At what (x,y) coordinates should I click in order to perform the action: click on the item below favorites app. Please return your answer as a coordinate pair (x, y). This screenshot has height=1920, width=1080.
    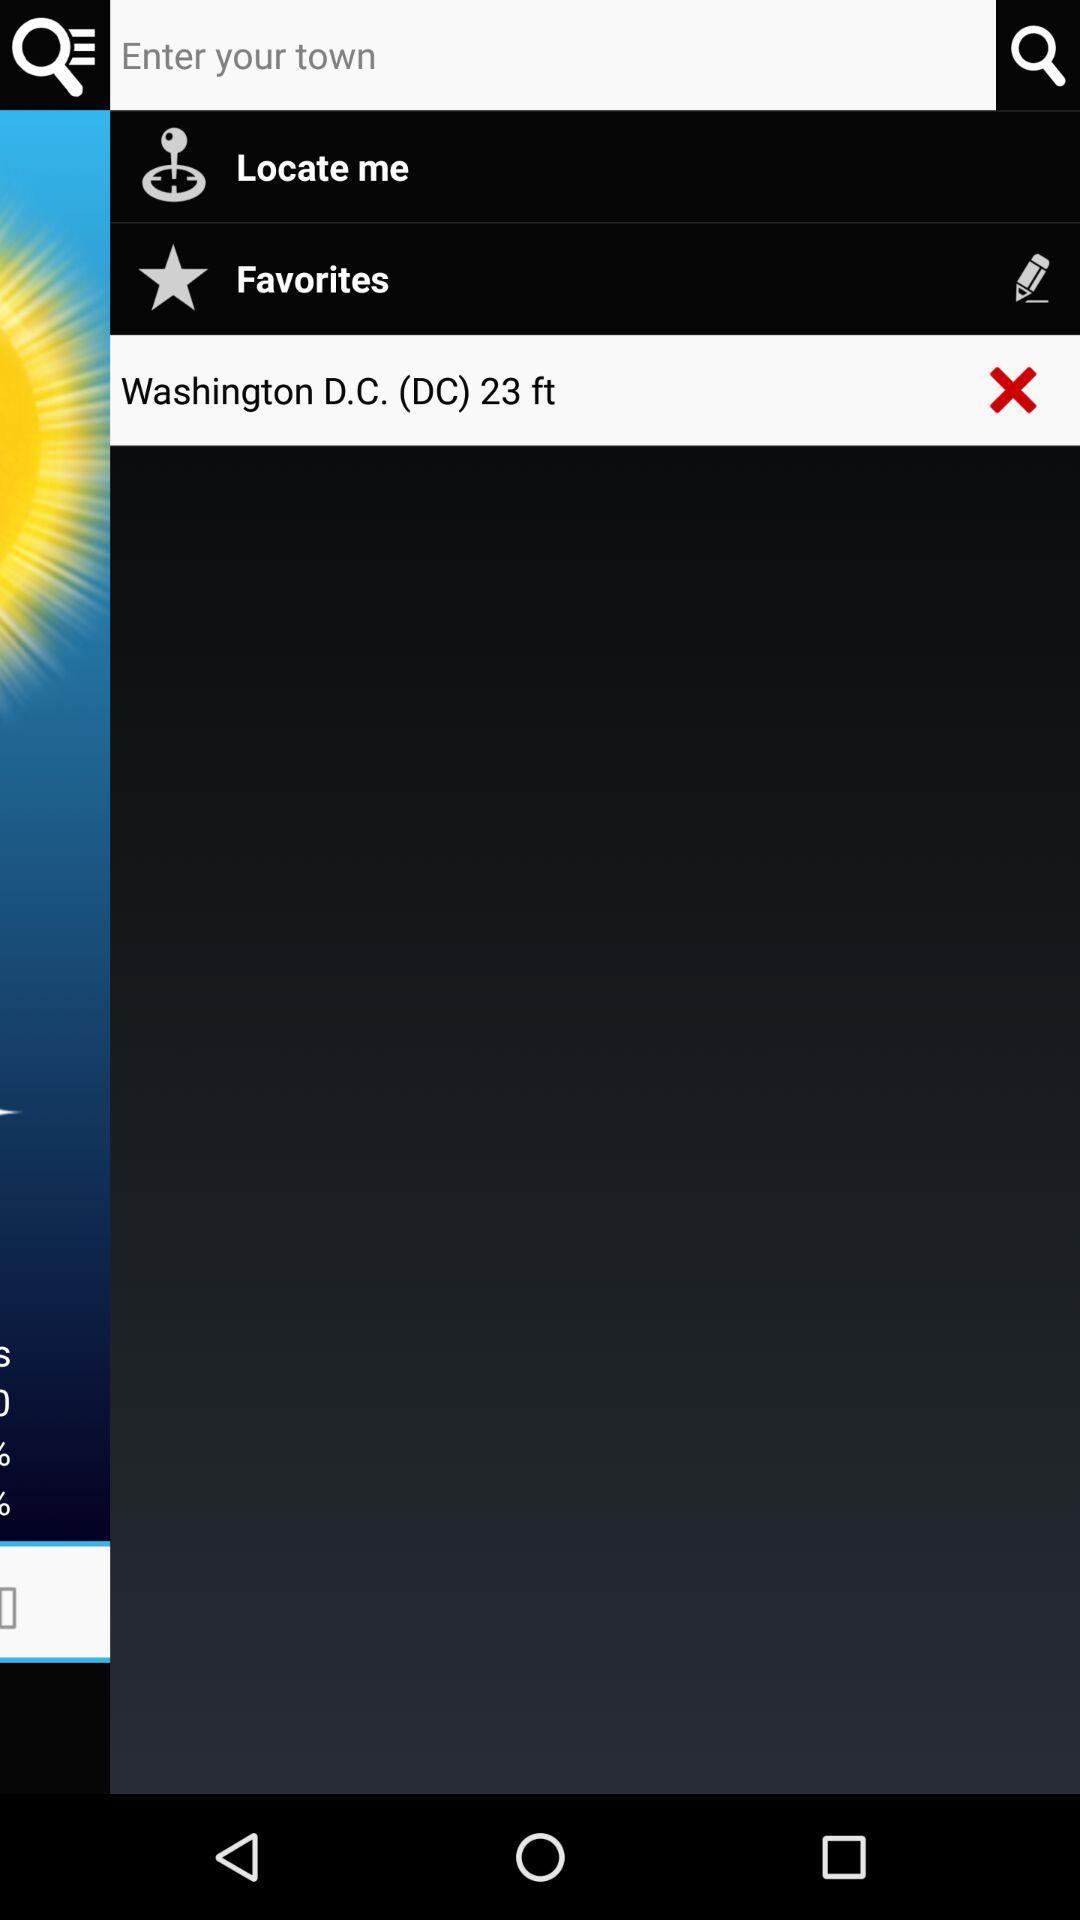
    Looking at the image, I should click on (1014, 389).